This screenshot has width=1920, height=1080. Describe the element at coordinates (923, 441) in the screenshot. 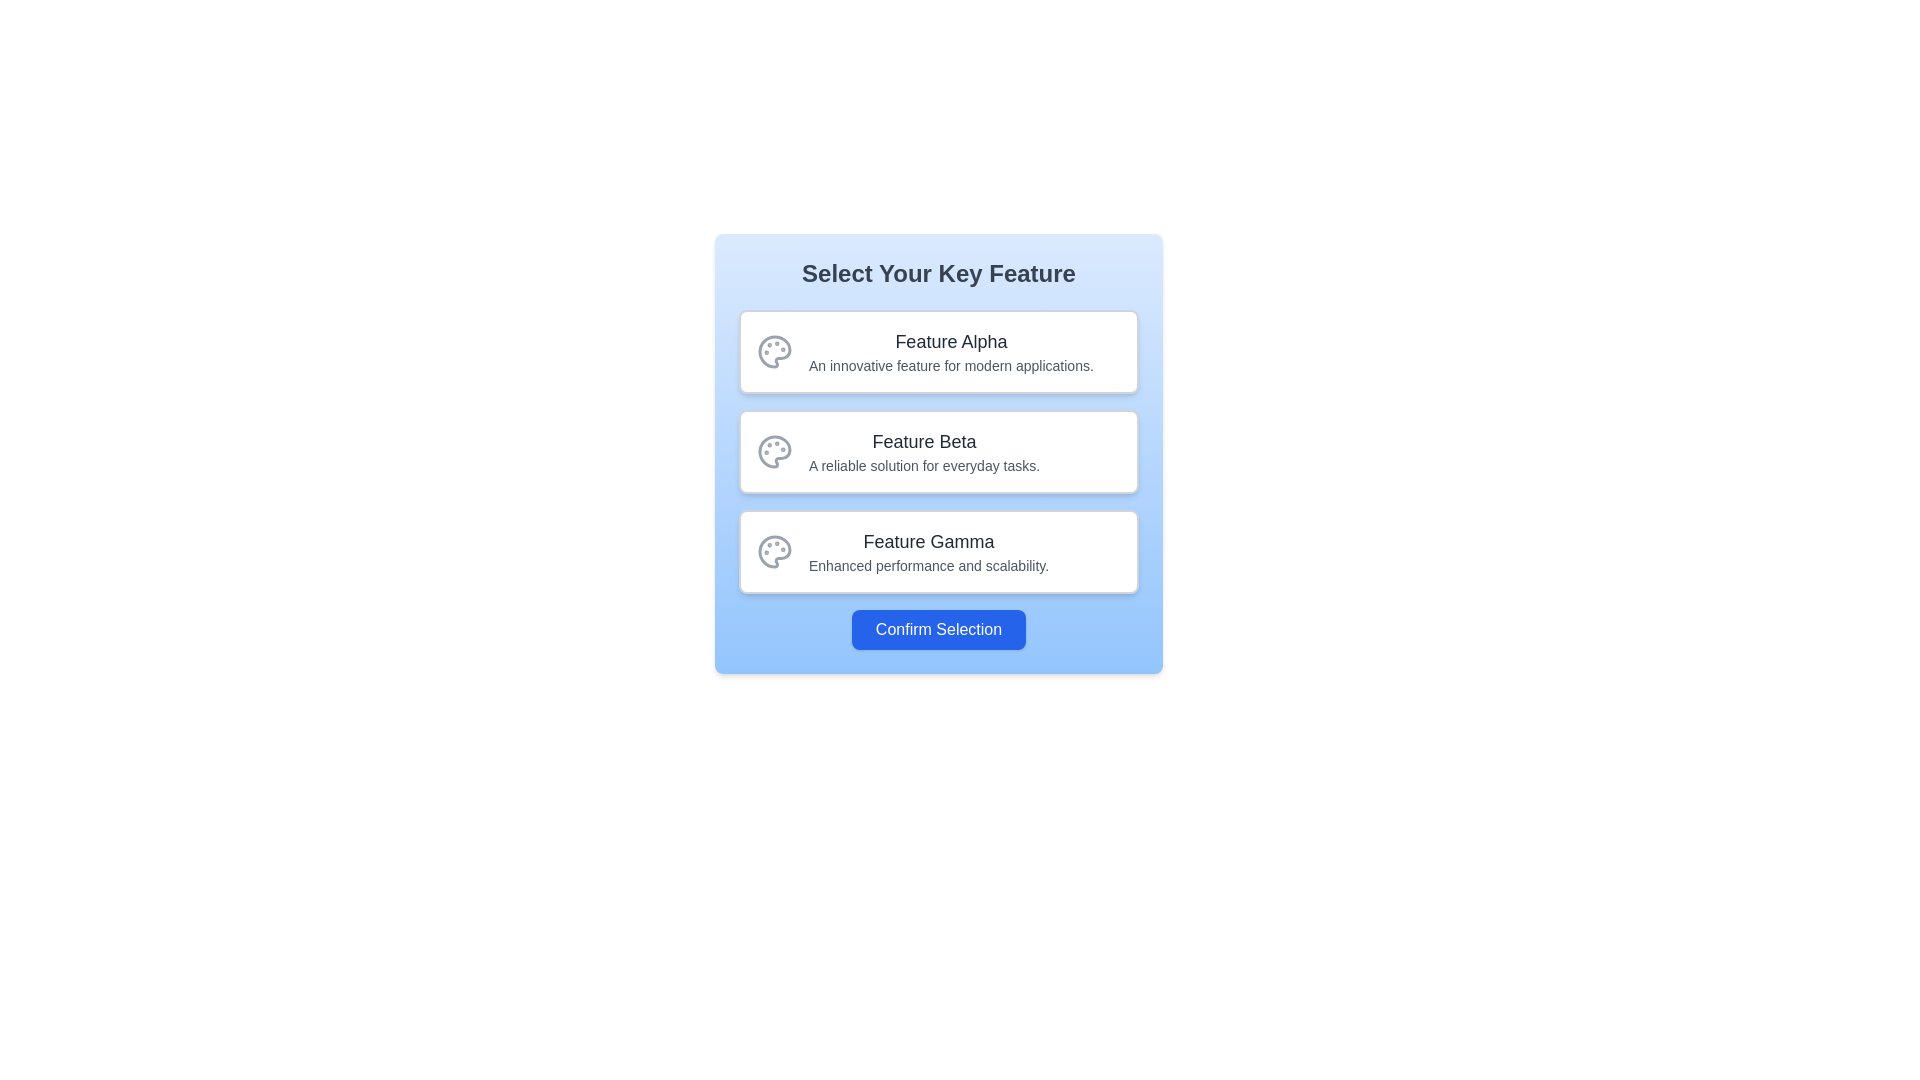

I see `Text heading that describes the feature named 'Feature Beta', which is centrally aligned and positioned above the descriptive text` at that location.